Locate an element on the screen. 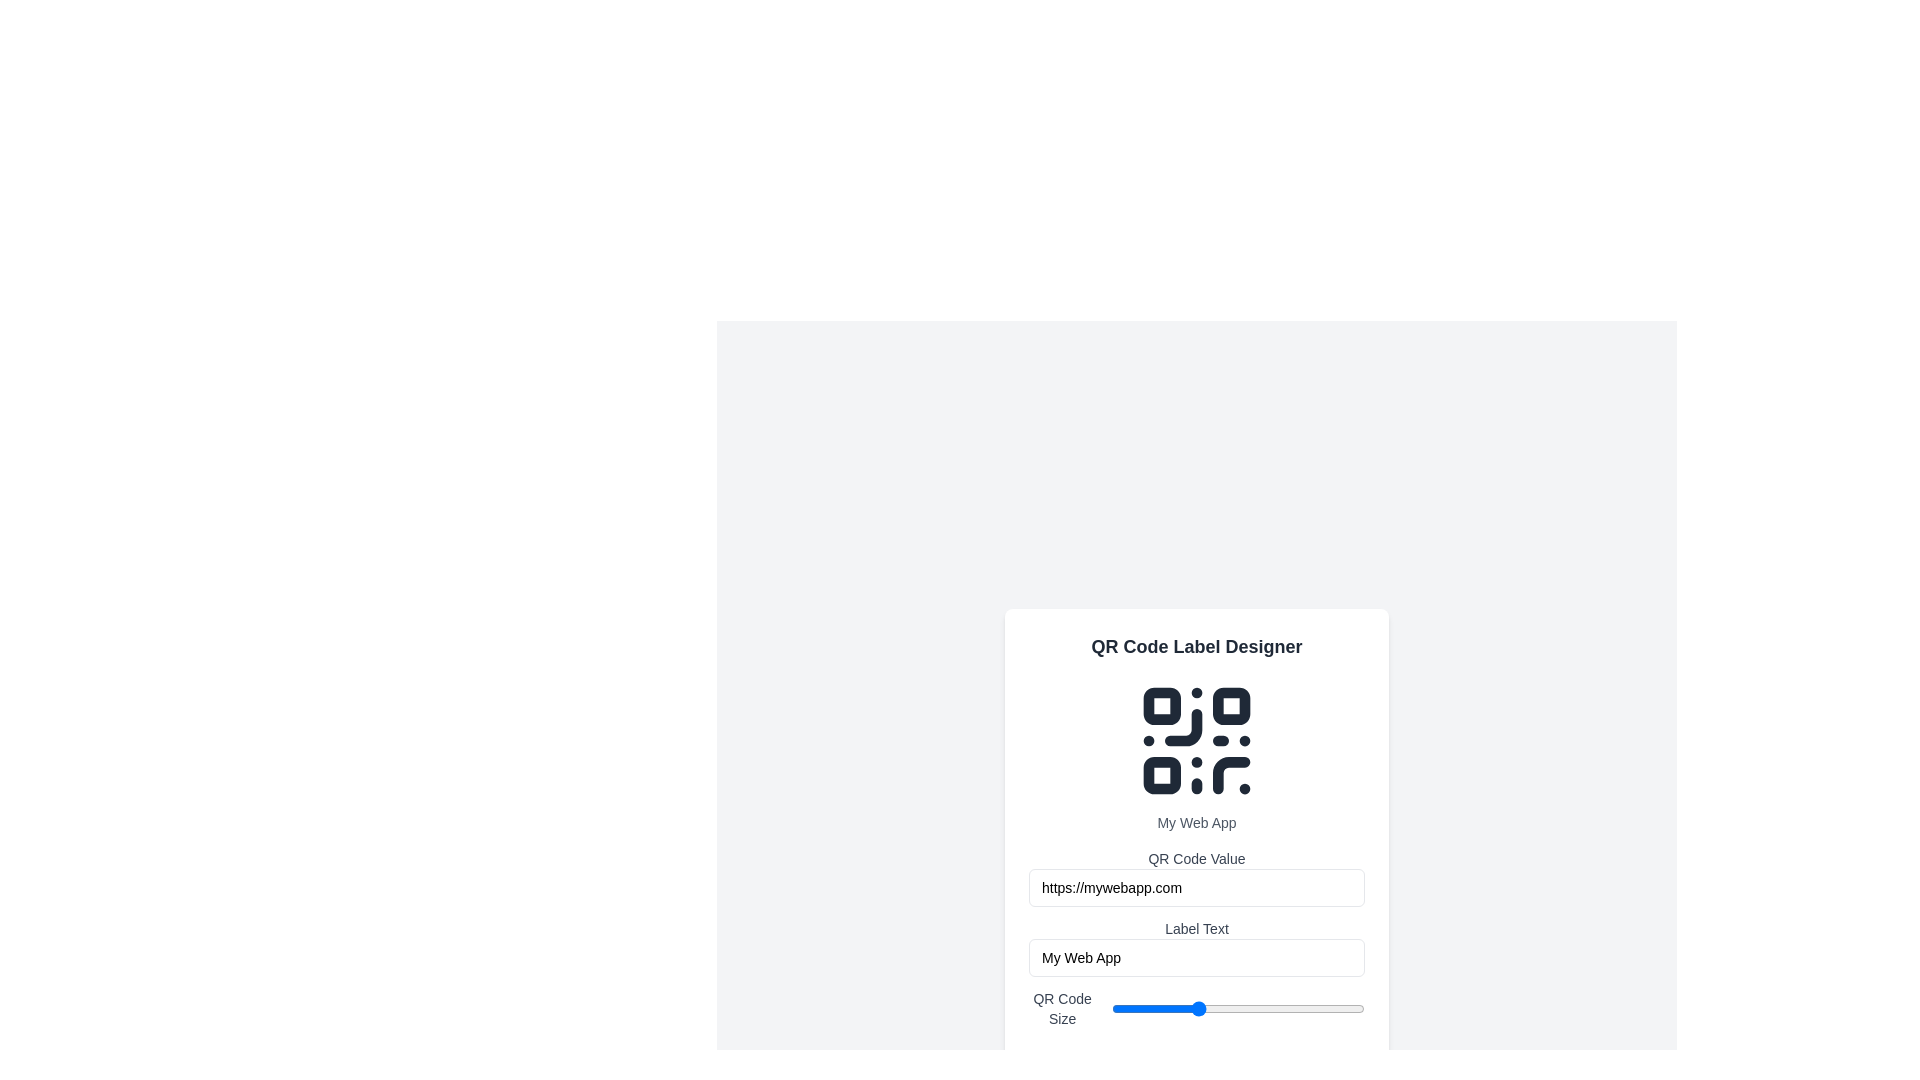 The height and width of the screenshot is (1080, 1920). the QR code size is located at coordinates (1273, 1009).